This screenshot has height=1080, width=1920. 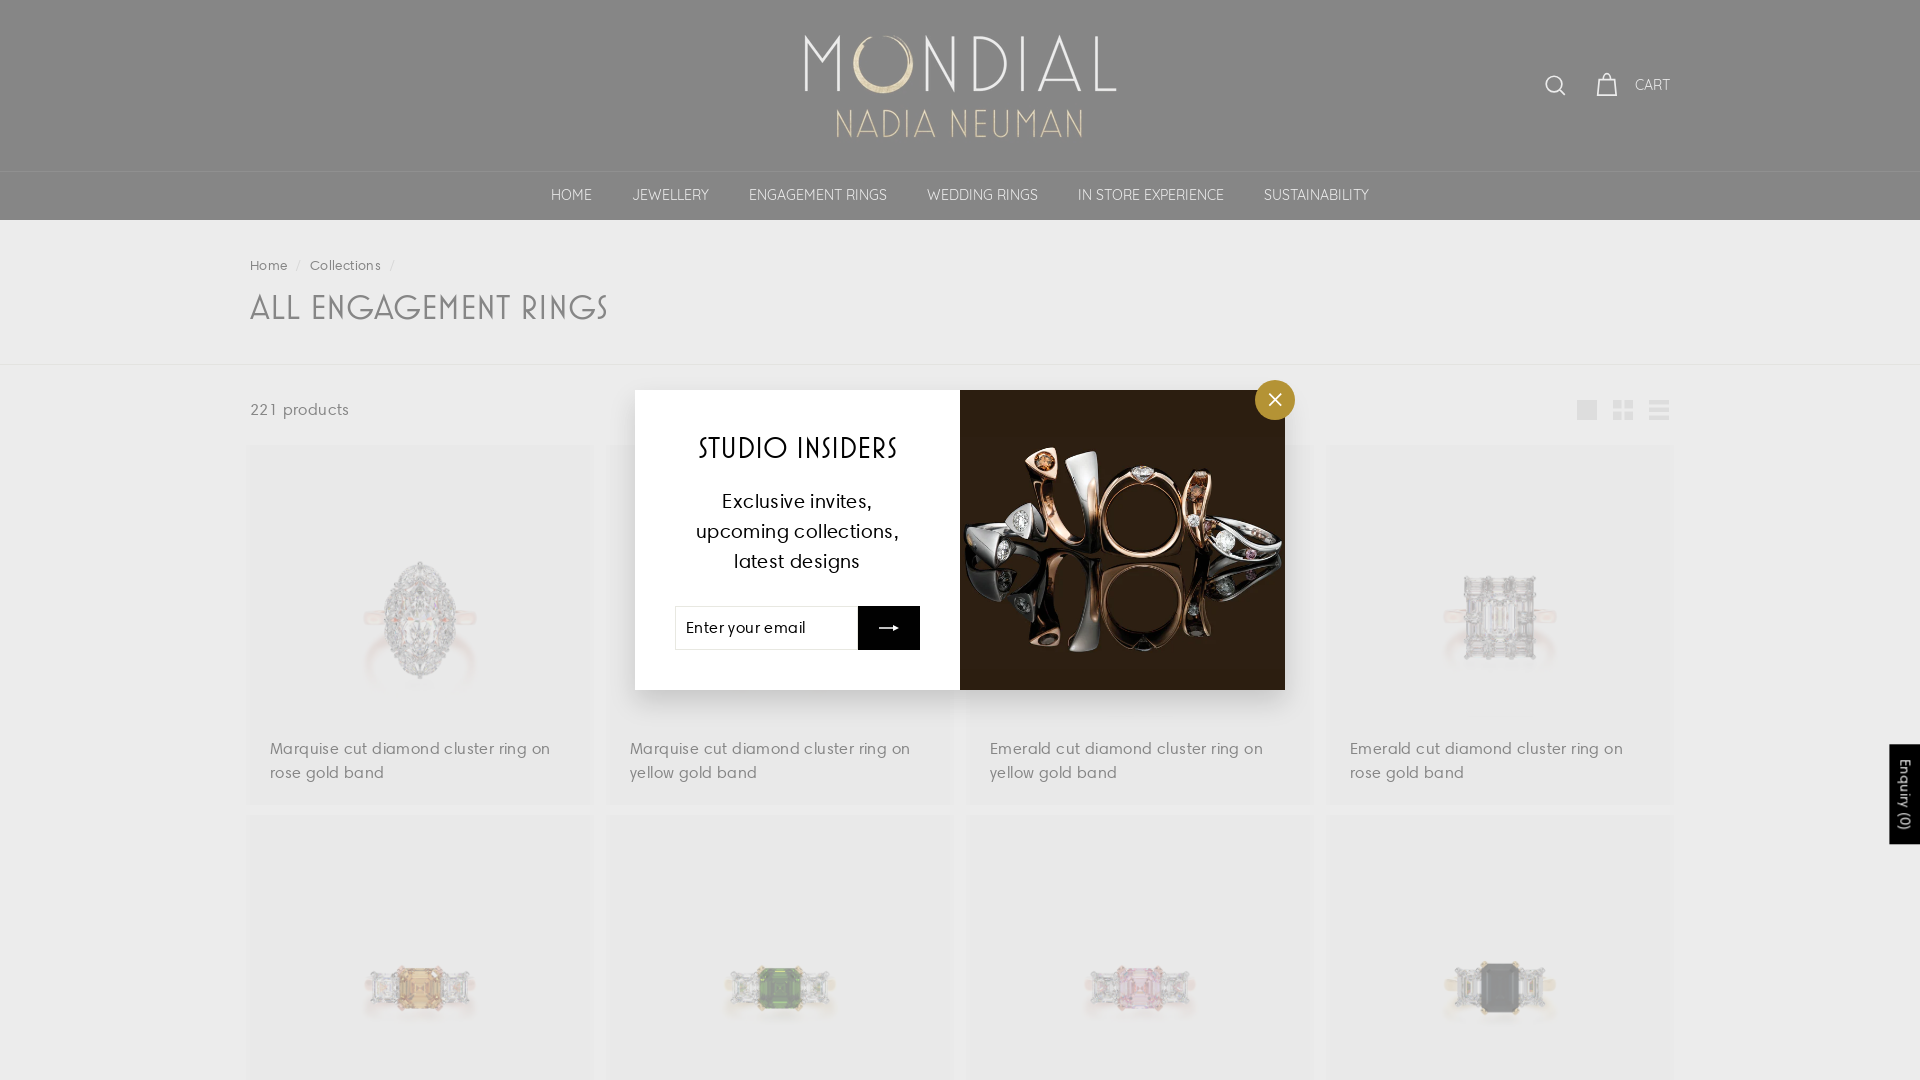 I want to click on 'HOME', so click(x=570, y=195).